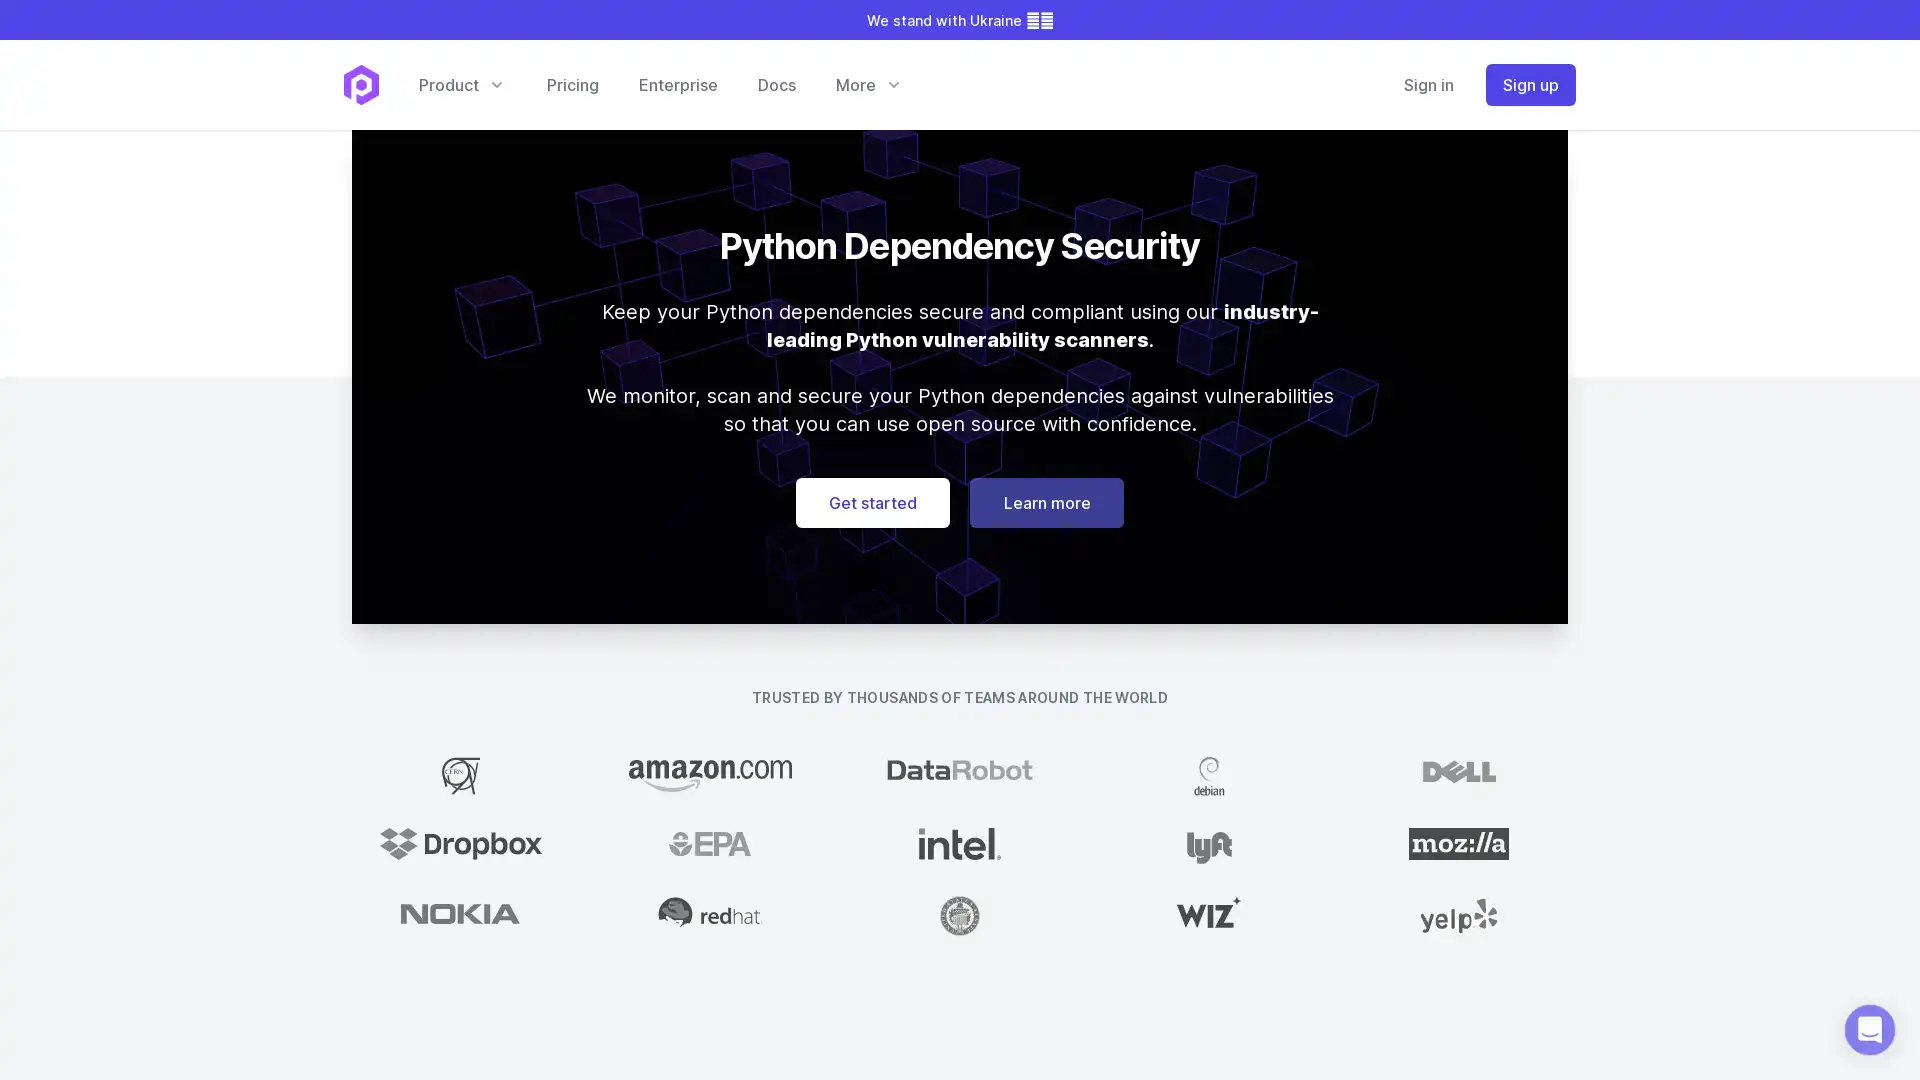  What do you see at coordinates (868, 83) in the screenshot?
I see `More` at bounding box center [868, 83].